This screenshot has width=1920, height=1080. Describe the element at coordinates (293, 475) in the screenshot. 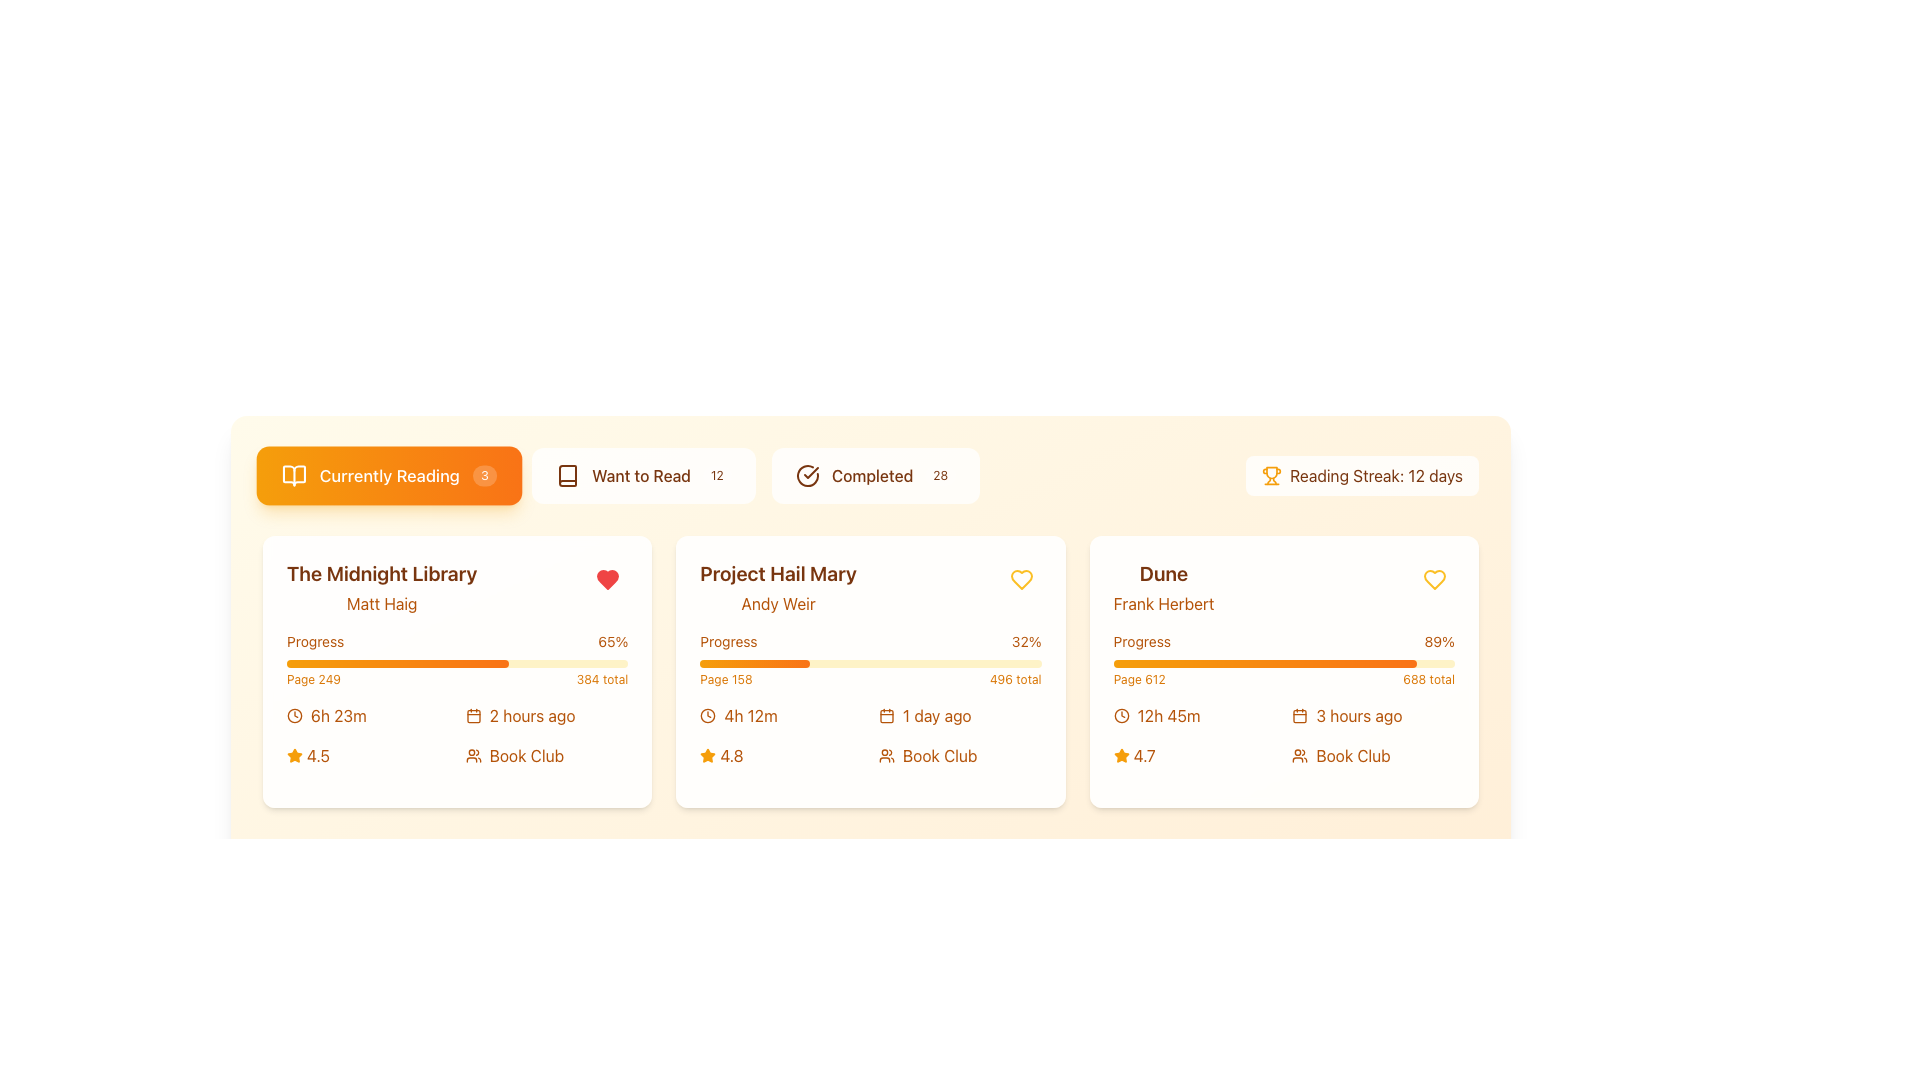

I see `the orange book icon located on the leftmost part of the 'Currently Reading' button` at that location.